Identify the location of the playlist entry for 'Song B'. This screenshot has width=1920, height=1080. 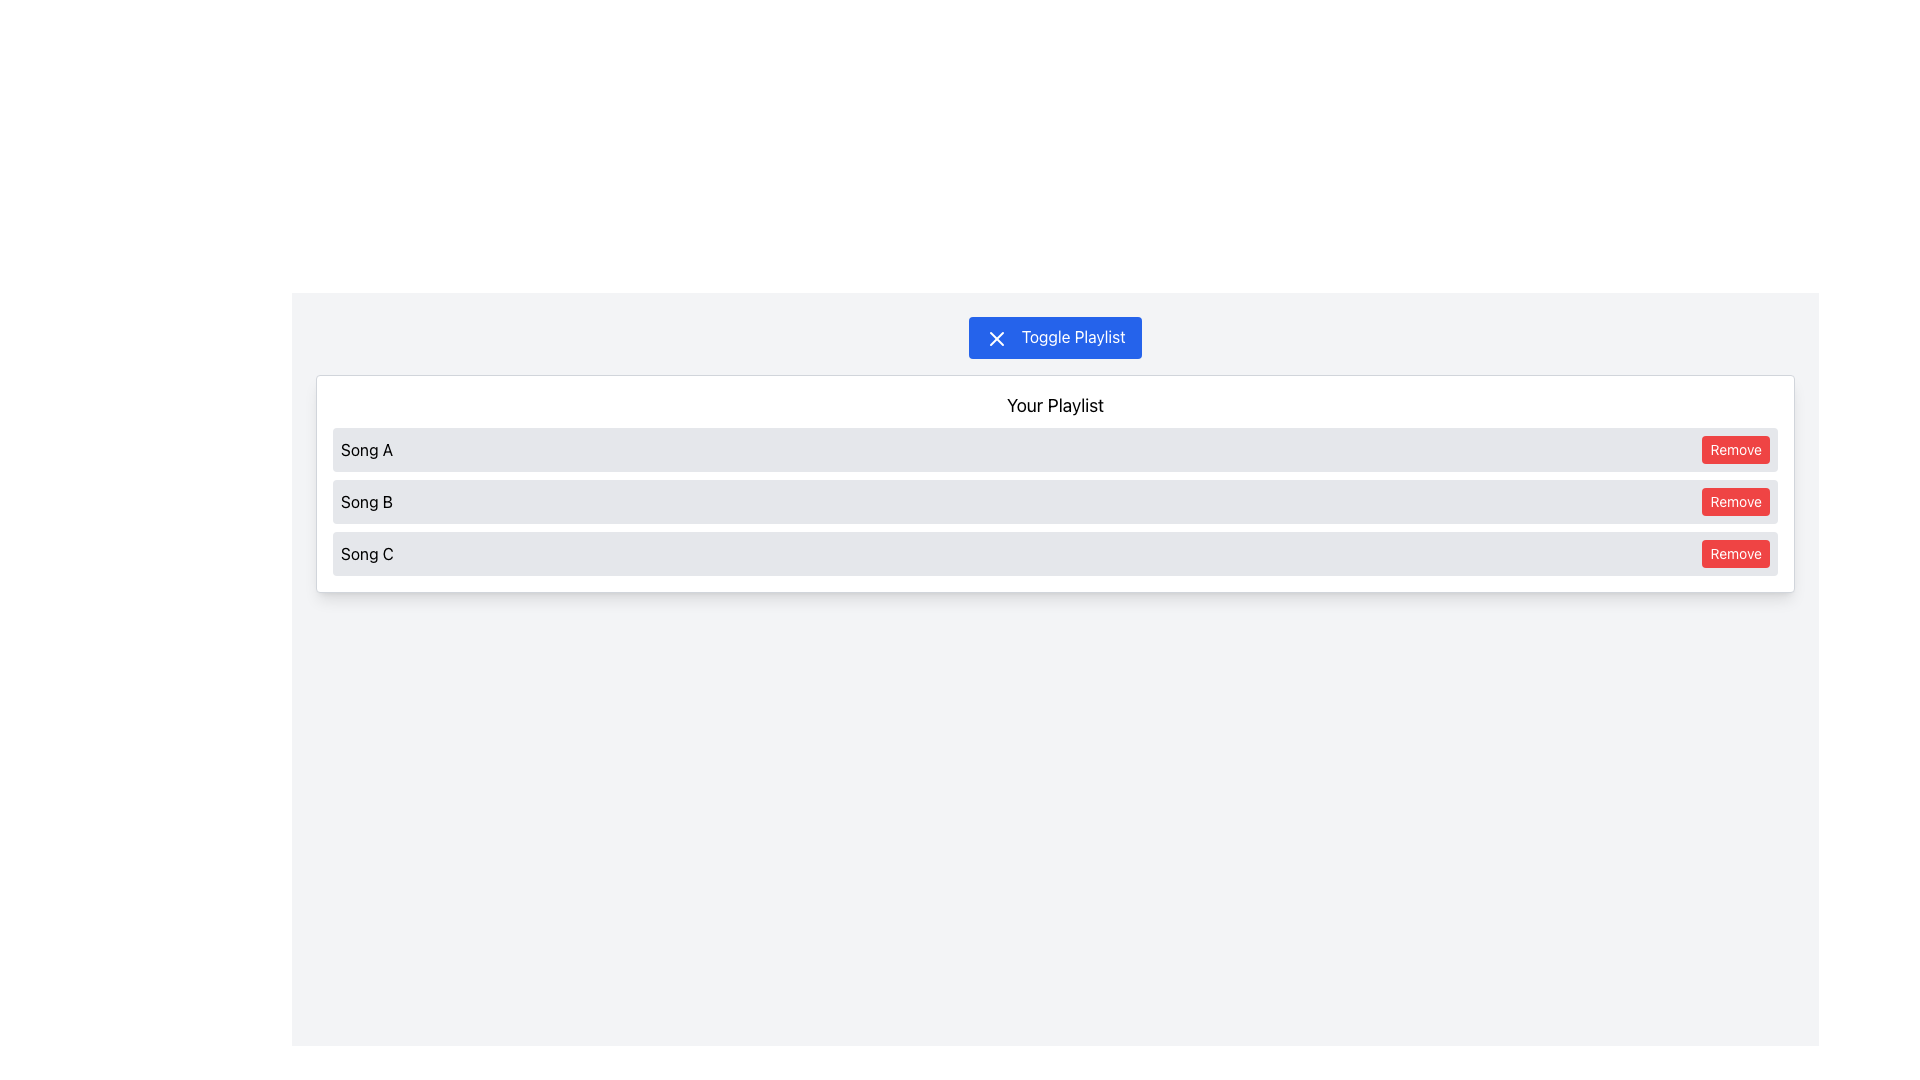
(1054, 500).